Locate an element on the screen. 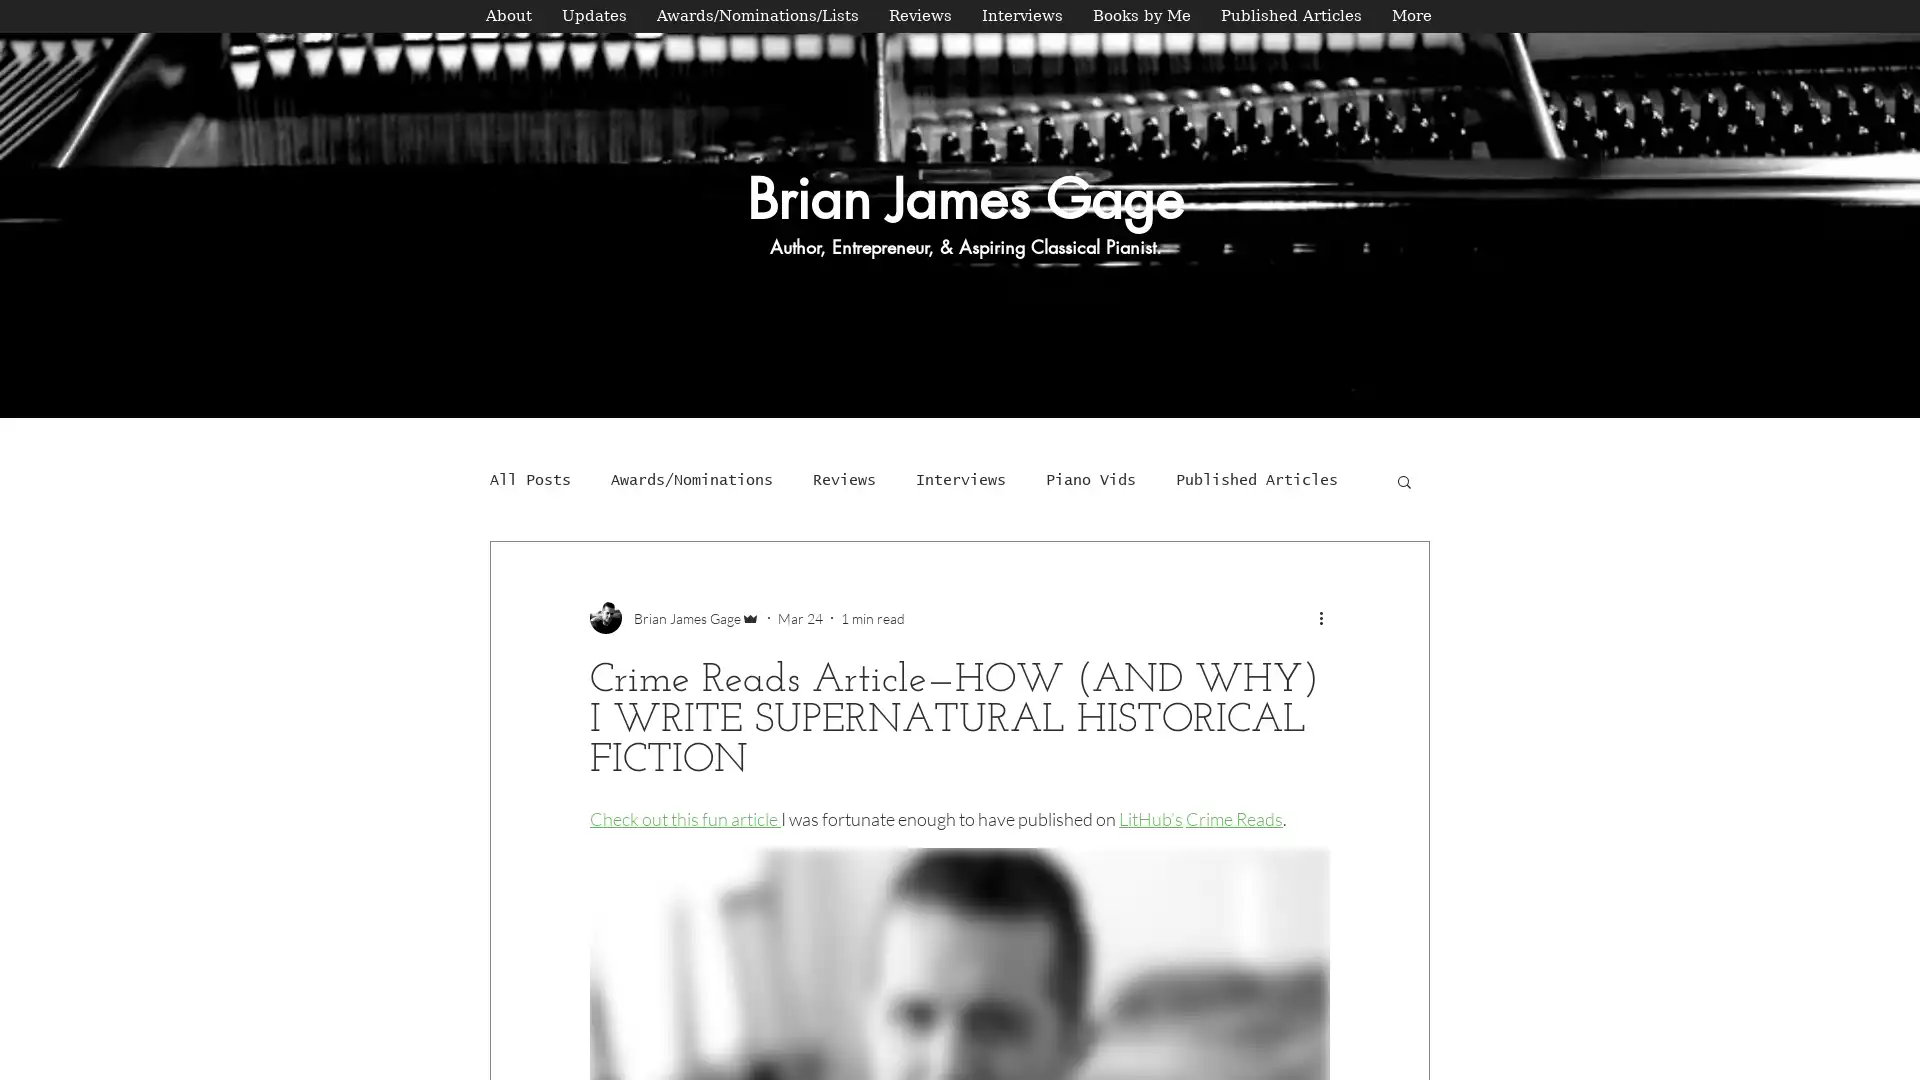 This screenshot has height=1080, width=1920. Awards/Nominations is located at coordinates (691, 481).